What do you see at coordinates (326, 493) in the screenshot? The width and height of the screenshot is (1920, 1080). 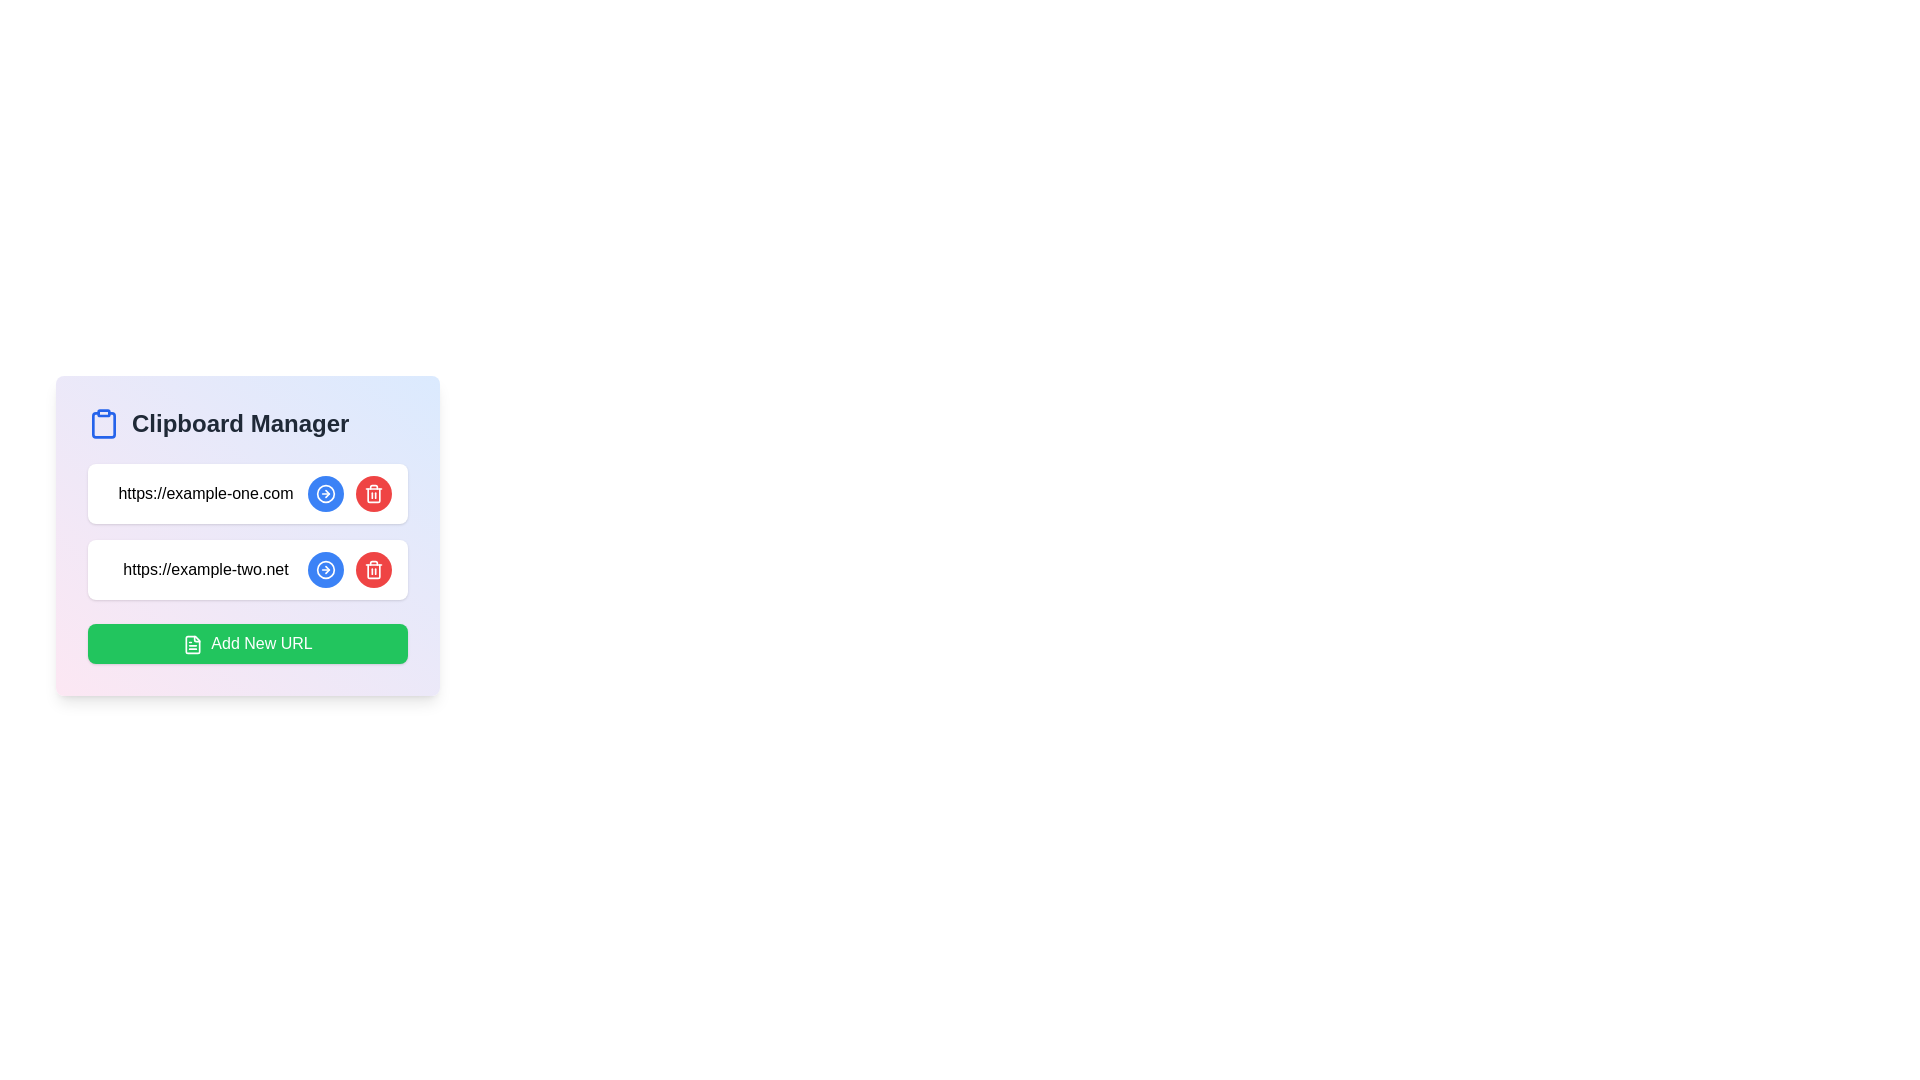 I see `the progression button located to the right of the first text field` at bounding box center [326, 493].